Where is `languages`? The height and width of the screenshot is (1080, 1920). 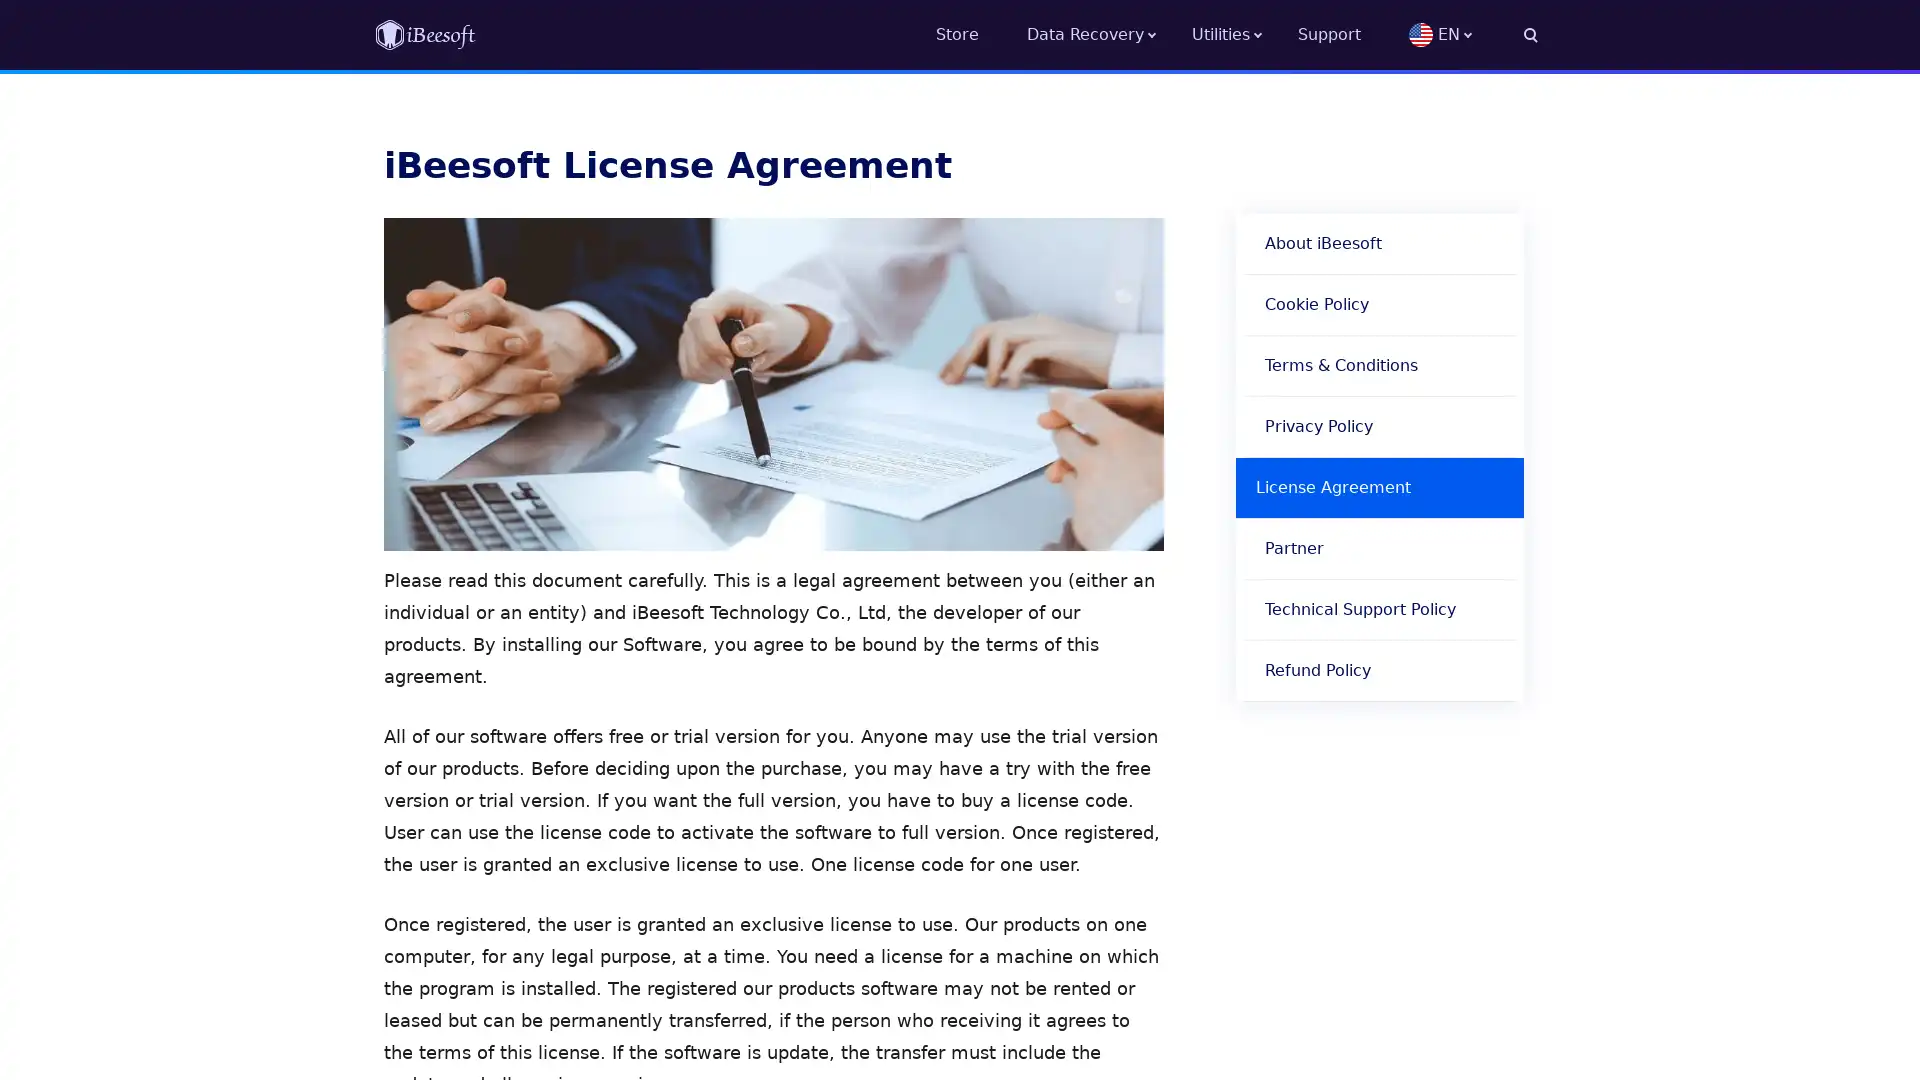
languages is located at coordinates (1473, 34).